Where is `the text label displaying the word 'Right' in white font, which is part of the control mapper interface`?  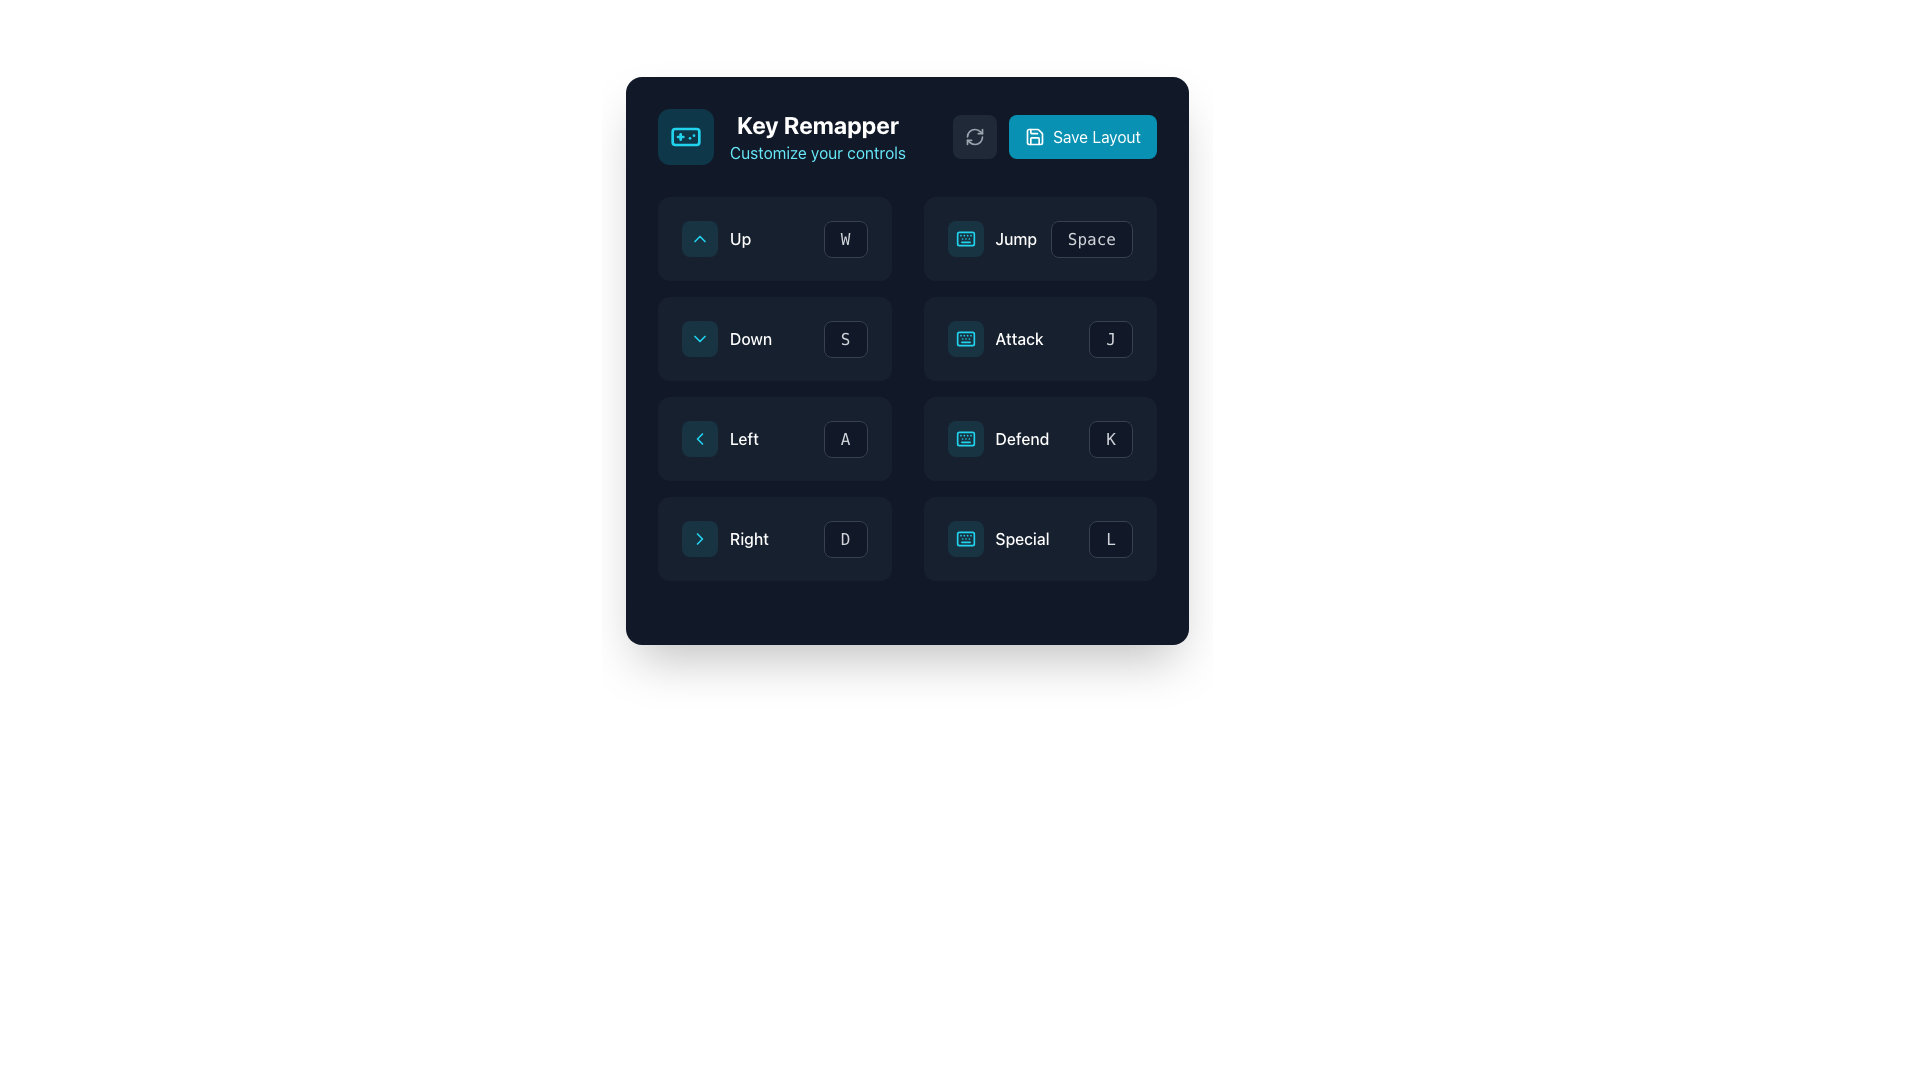
the text label displaying the word 'Right' in white font, which is part of the control mapper interface is located at coordinates (748, 538).